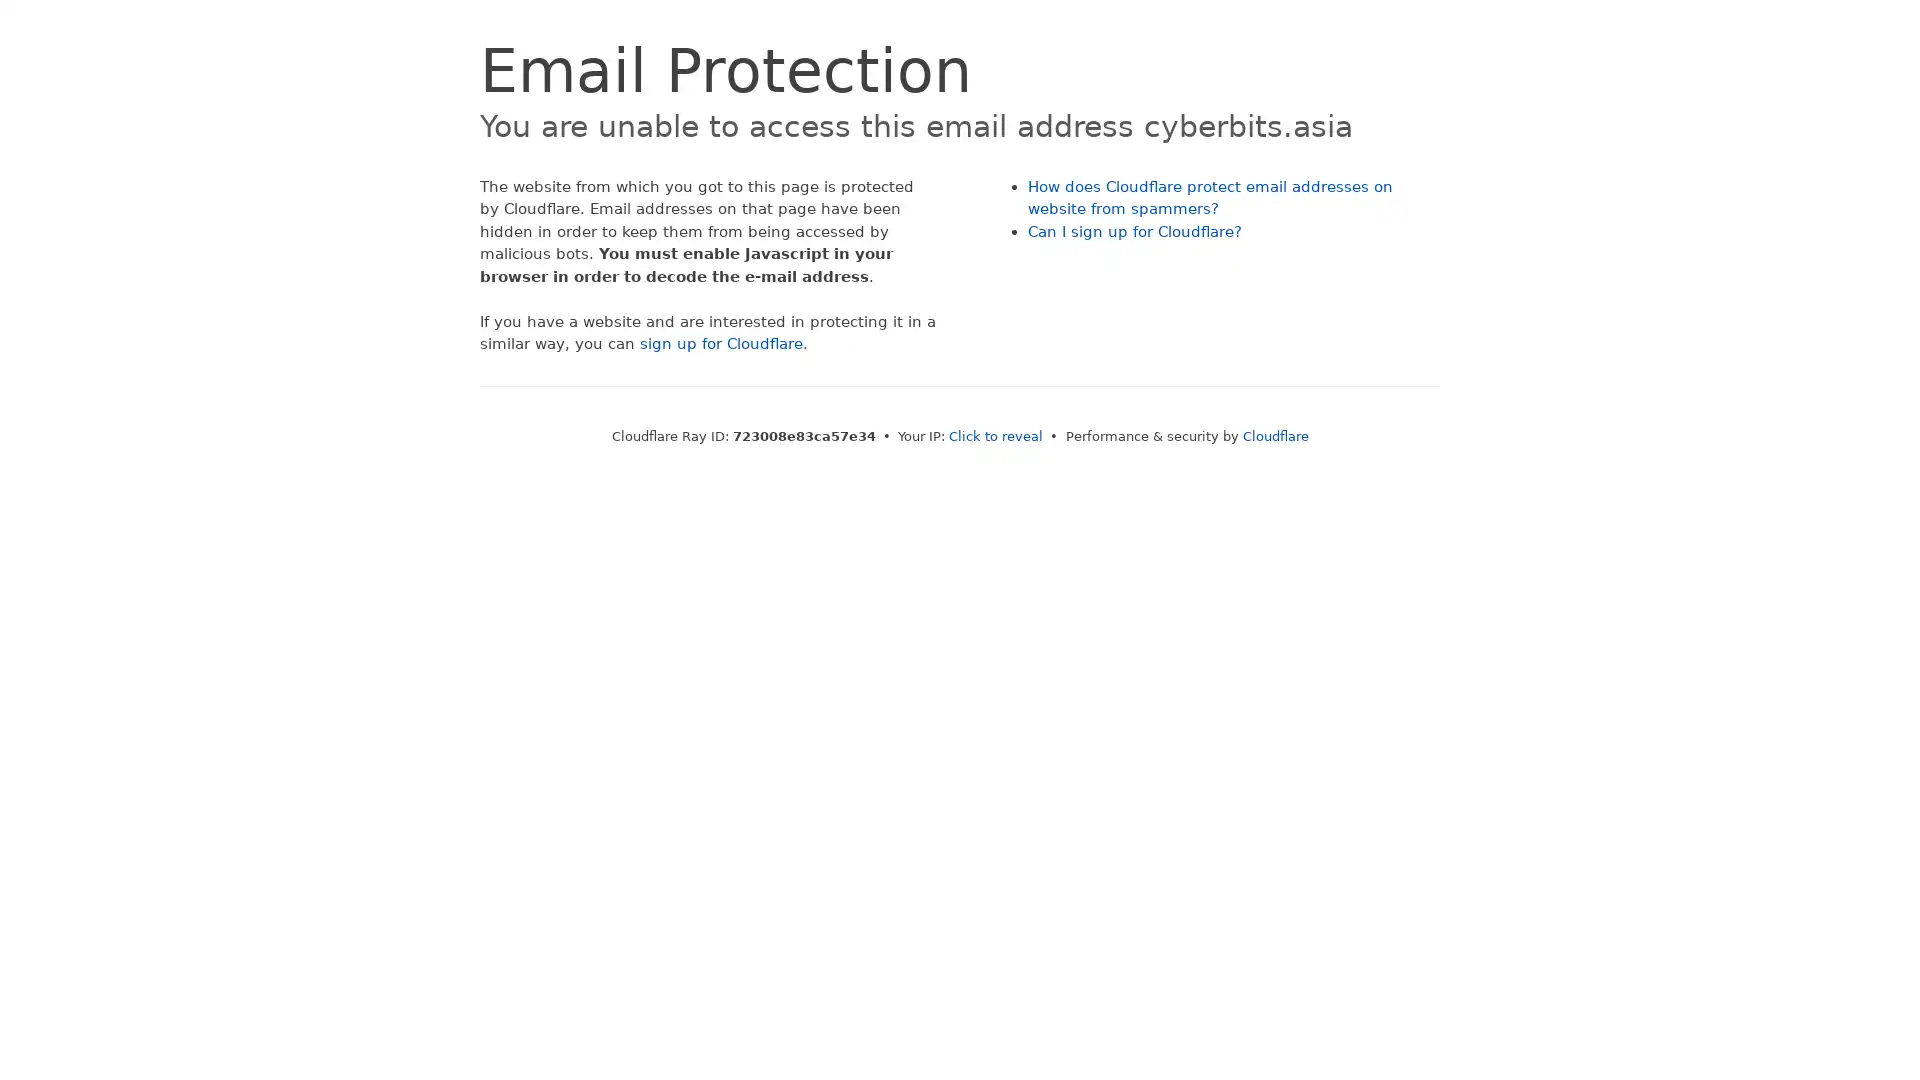 This screenshot has width=1920, height=1080. I want to click on Click to reveal, so click(996, 434).